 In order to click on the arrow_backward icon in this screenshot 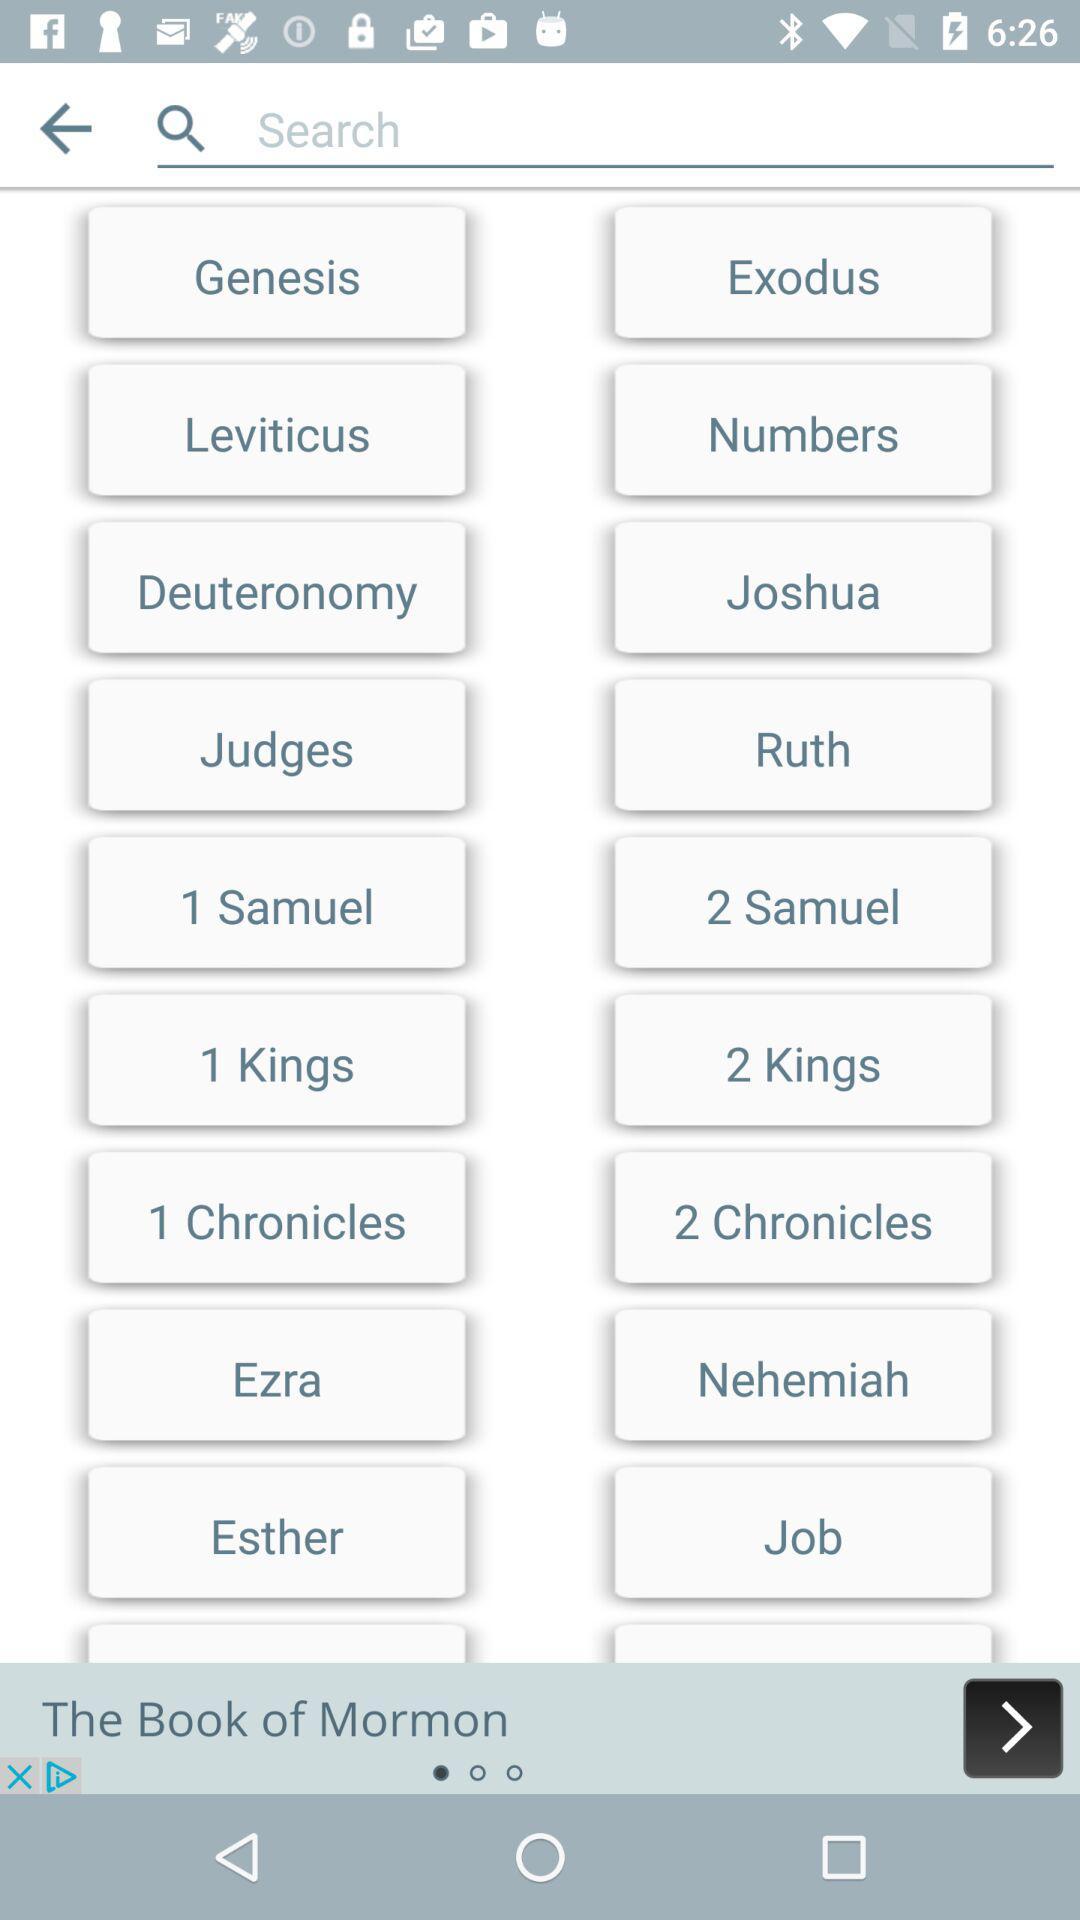, I will do `click(64, 127)`.